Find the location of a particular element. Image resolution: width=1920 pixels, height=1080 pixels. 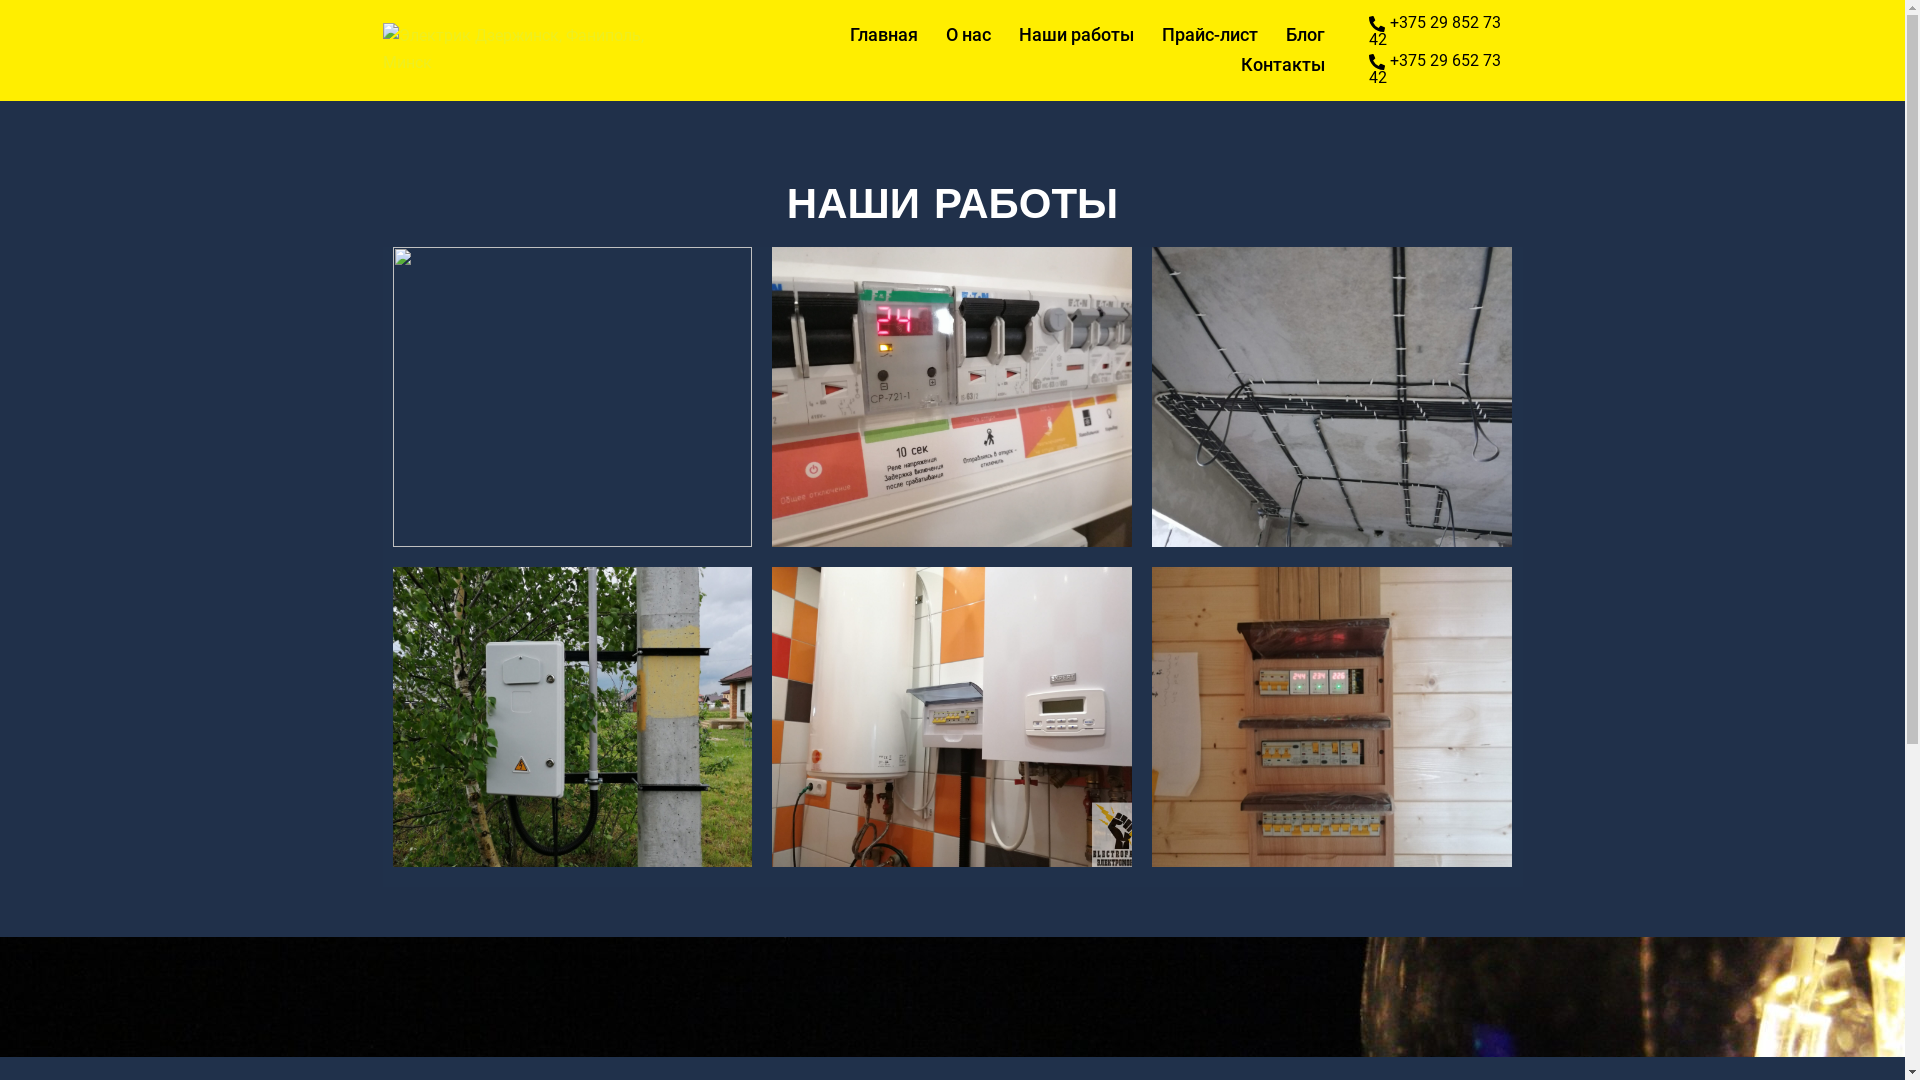

'+375 29 652 73 42' is located at coordinates (1445, 68).